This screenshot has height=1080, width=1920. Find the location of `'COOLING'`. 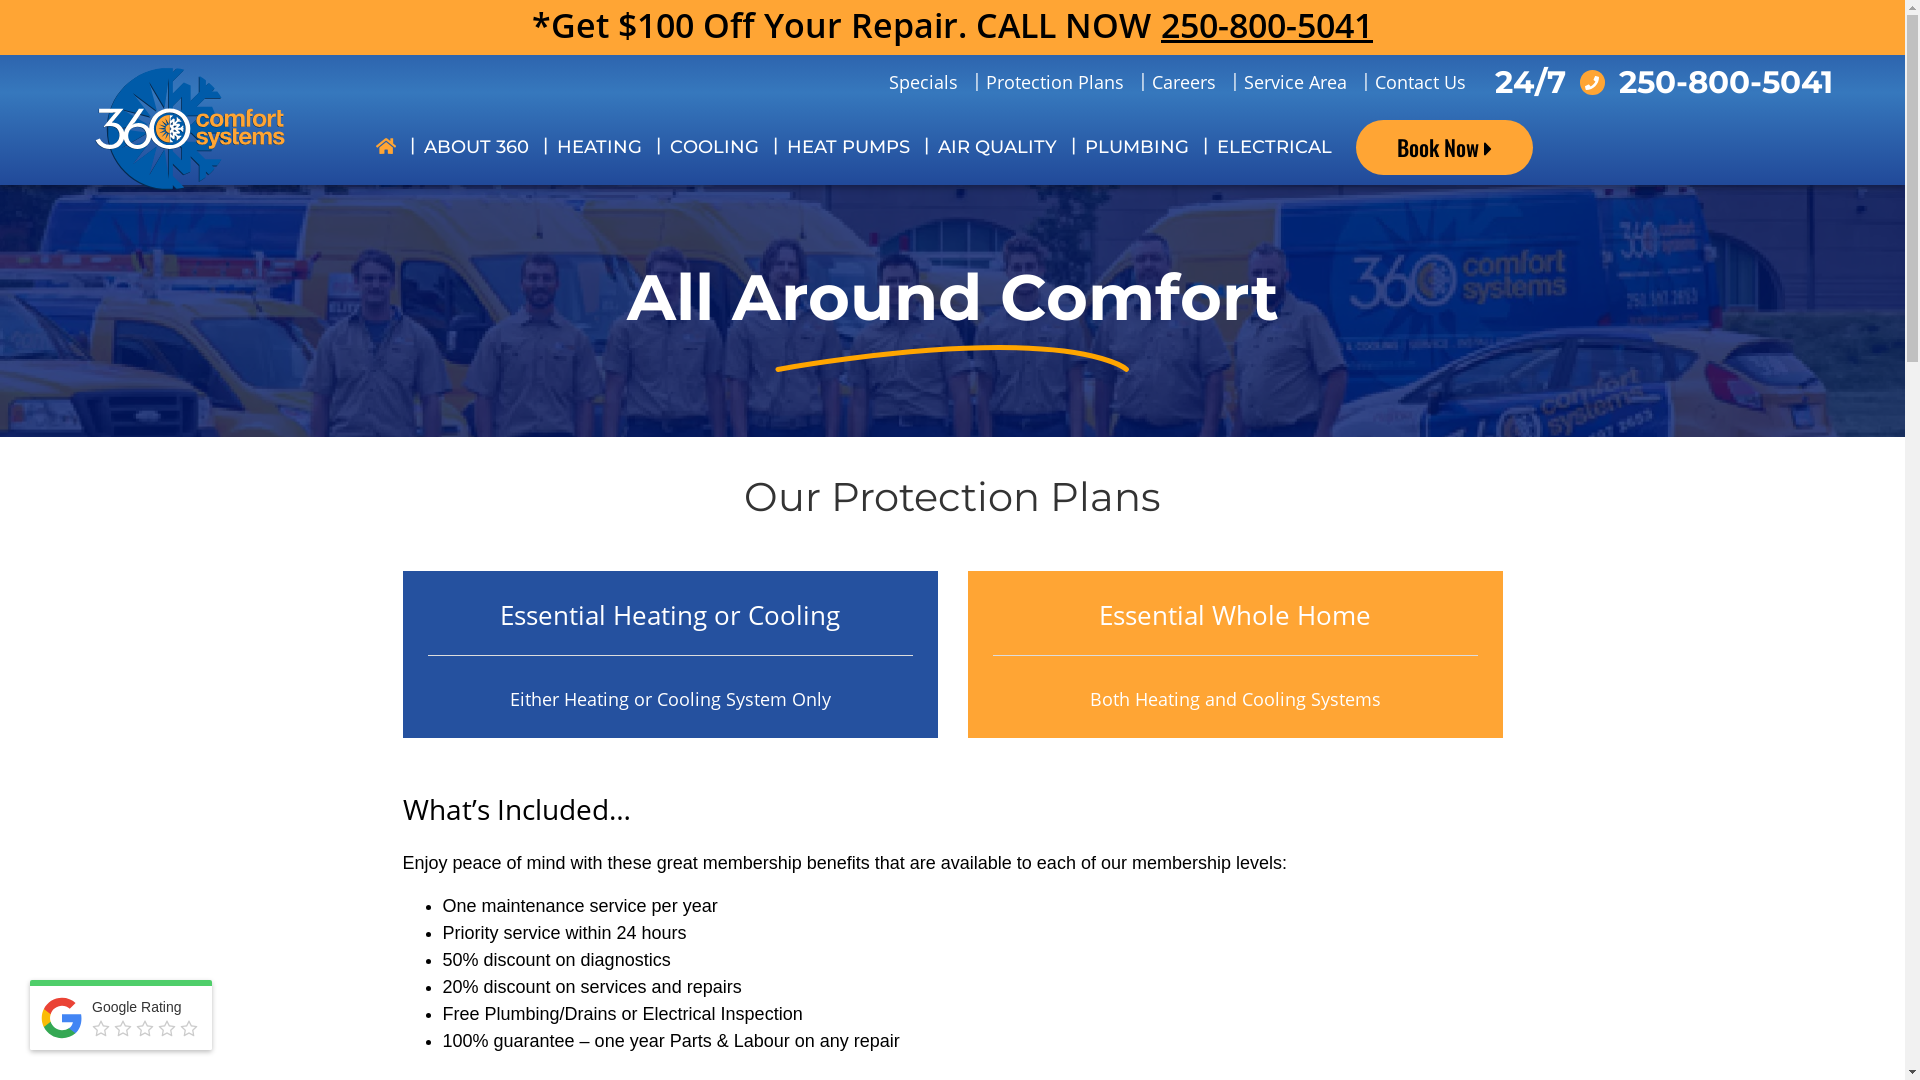

'COOLING' is located at coordinates (714, 146).